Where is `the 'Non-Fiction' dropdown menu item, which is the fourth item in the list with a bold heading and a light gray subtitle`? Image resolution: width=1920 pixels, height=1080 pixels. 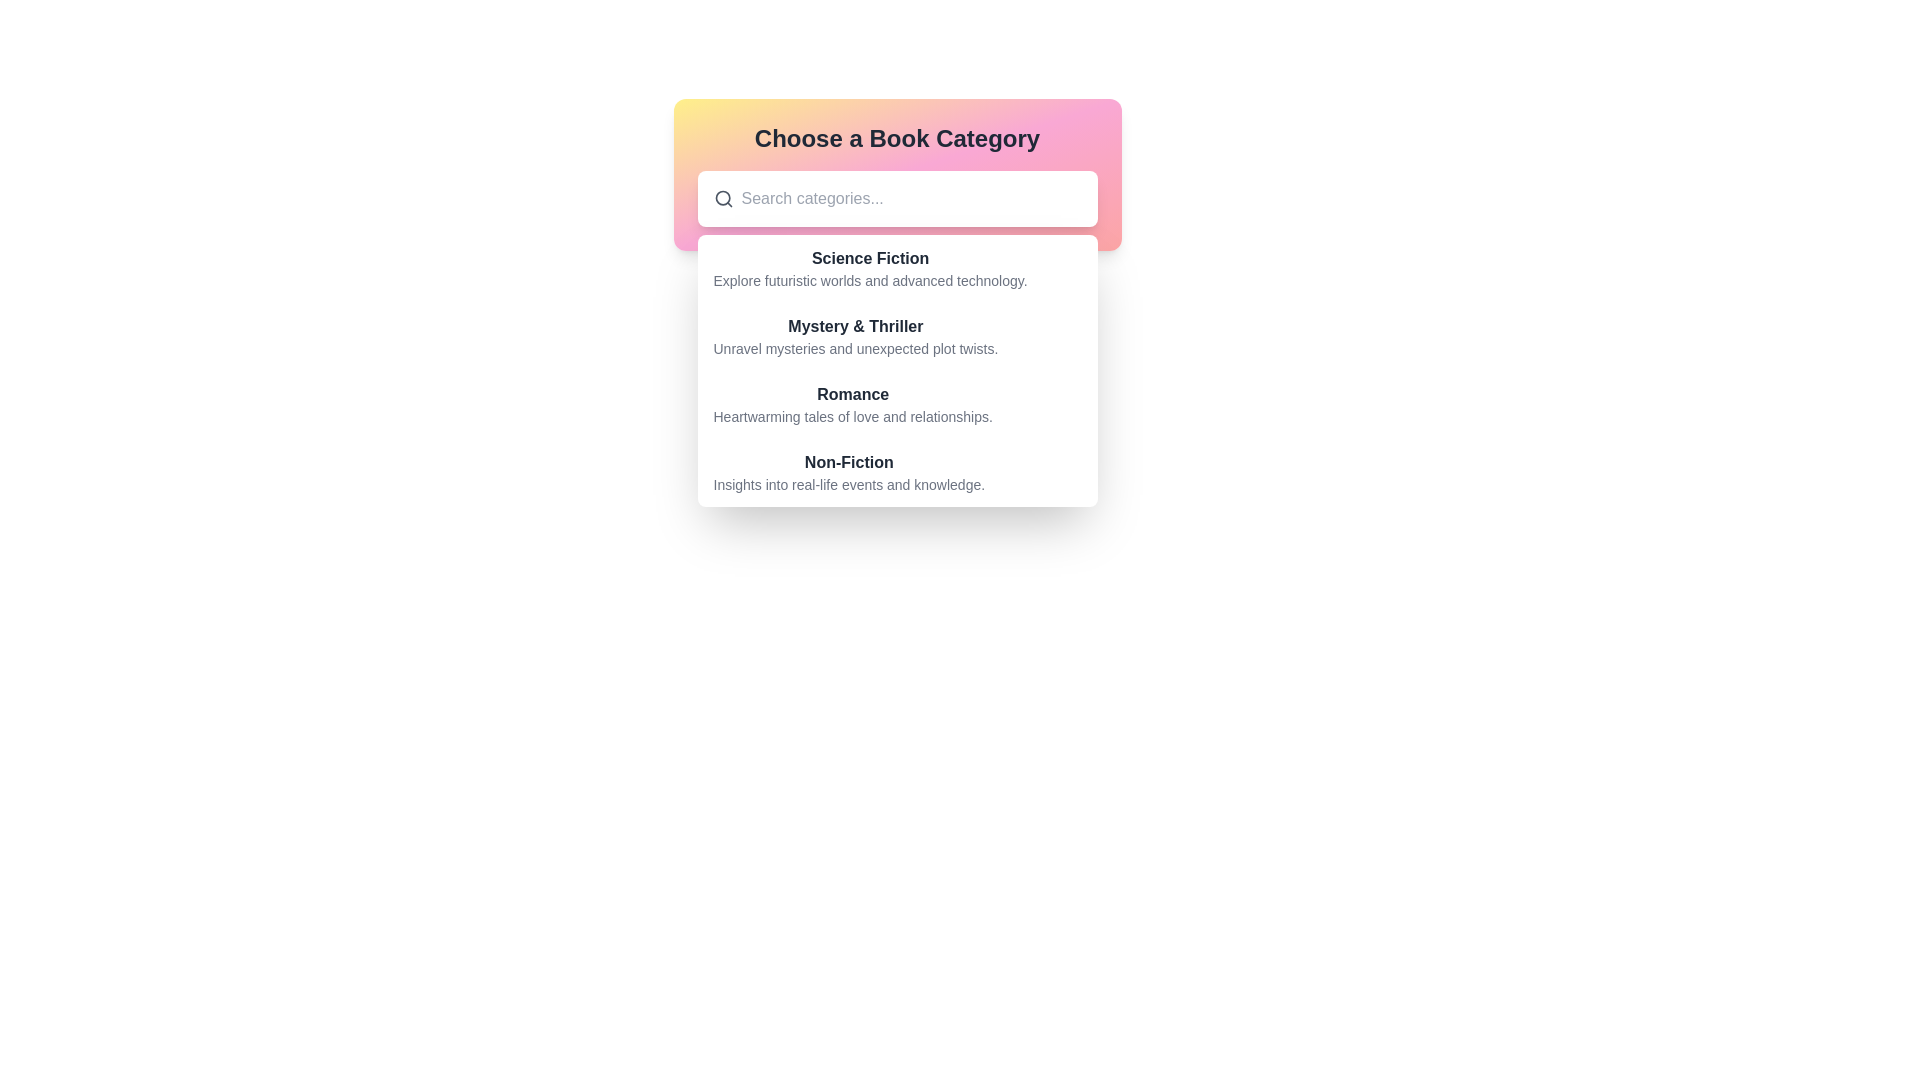 the 'Non-Fiction' dropdown menu item, which is the fourth item in the list with a bold heading and a light gray subtitle is located at coordinates (896, 473).